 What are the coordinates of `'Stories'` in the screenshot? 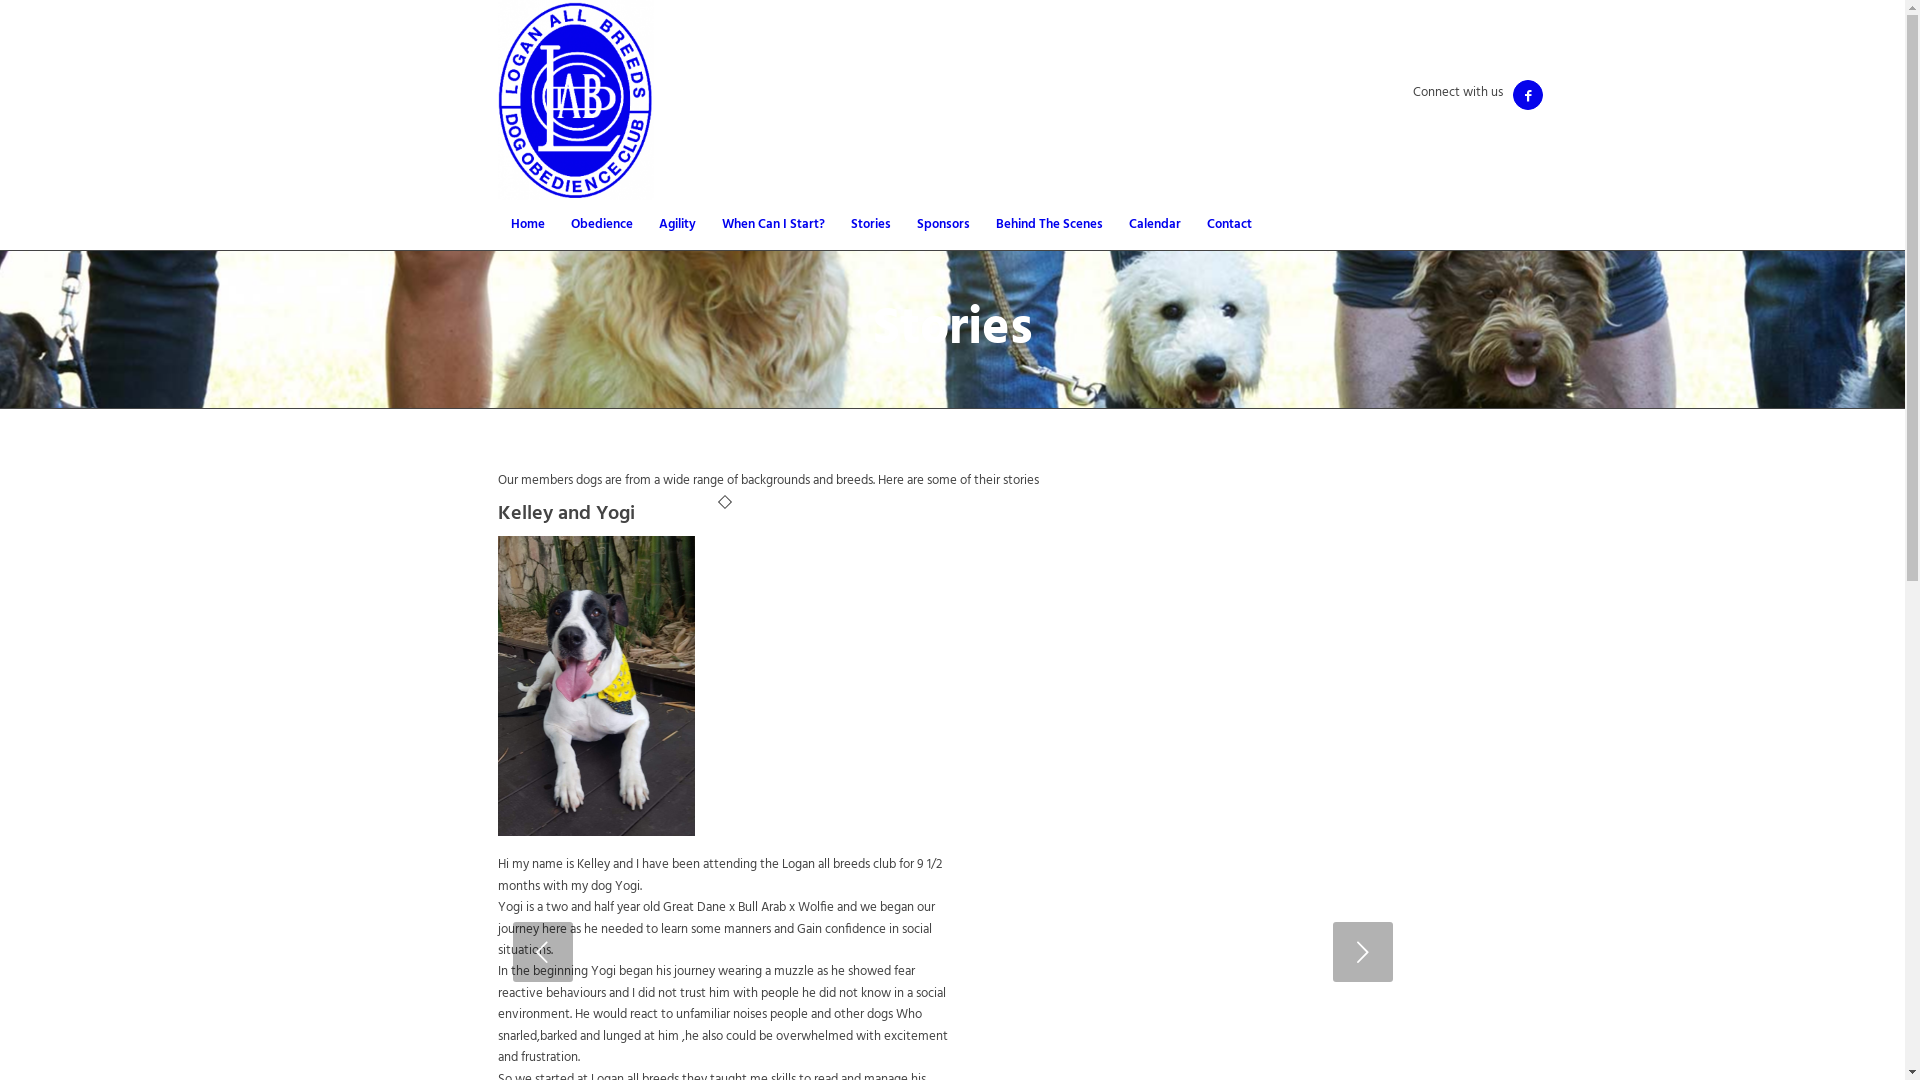 It's located at (870, 224).